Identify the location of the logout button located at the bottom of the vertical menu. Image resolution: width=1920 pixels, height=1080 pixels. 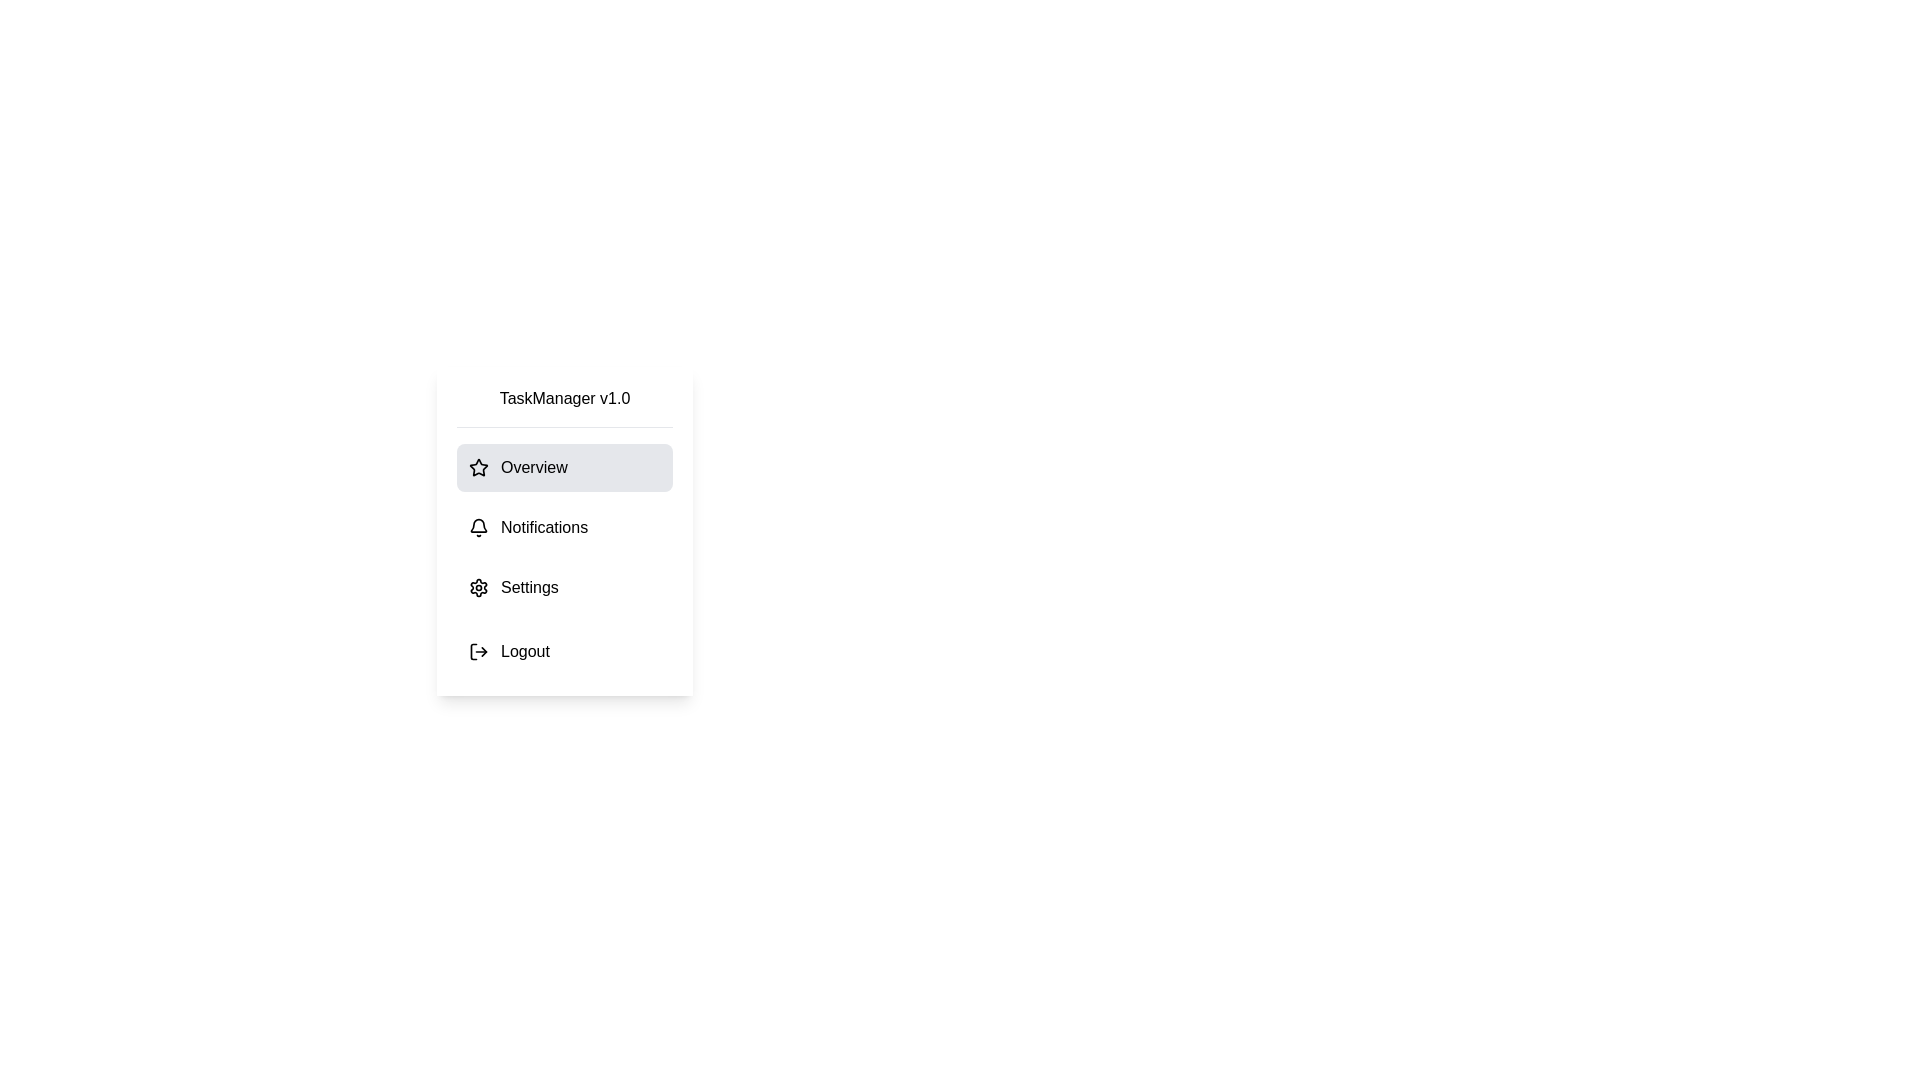
(564, 651).